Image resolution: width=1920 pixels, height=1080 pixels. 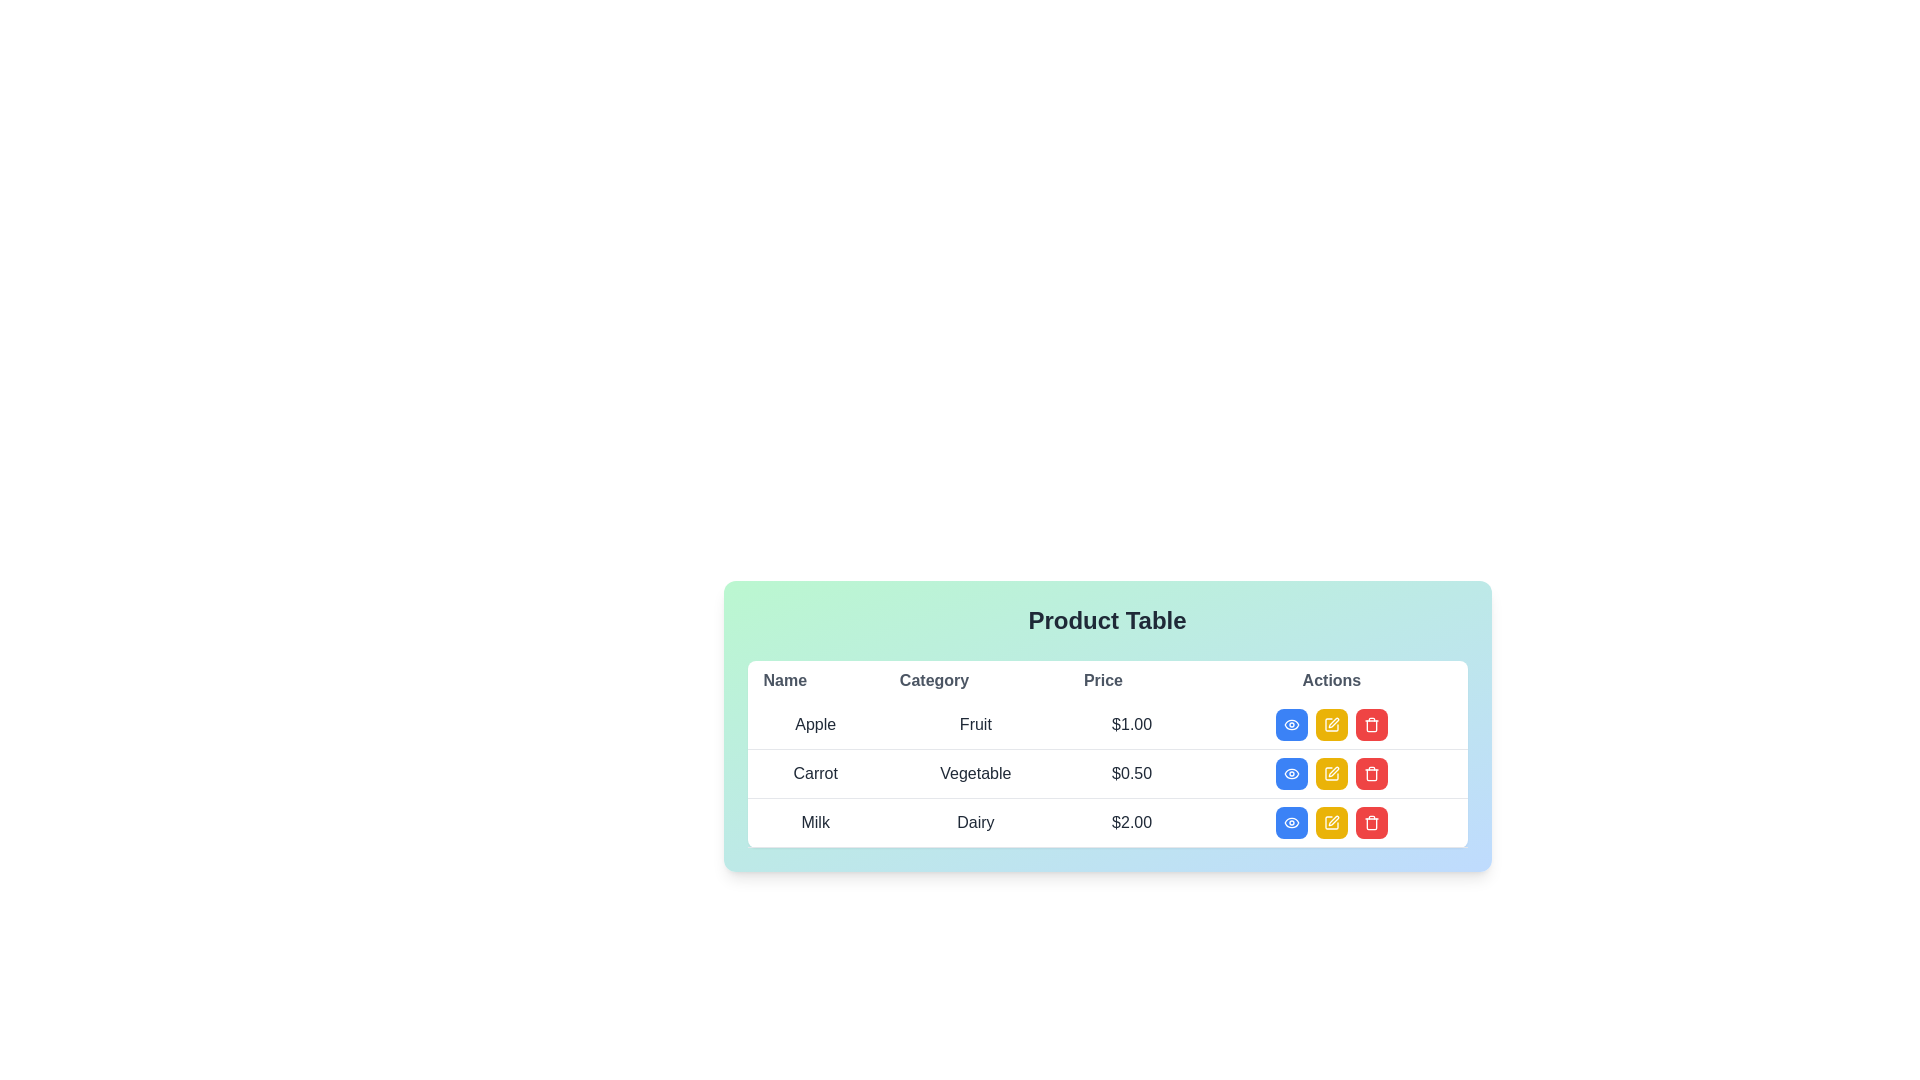 What do you see at coordinates (1331, 822) in the screenshot?
I see `the icon located in the top-right corner of the 'Actions' column for the 'Milk' dairy entry` at bounding box center [1331, 822].